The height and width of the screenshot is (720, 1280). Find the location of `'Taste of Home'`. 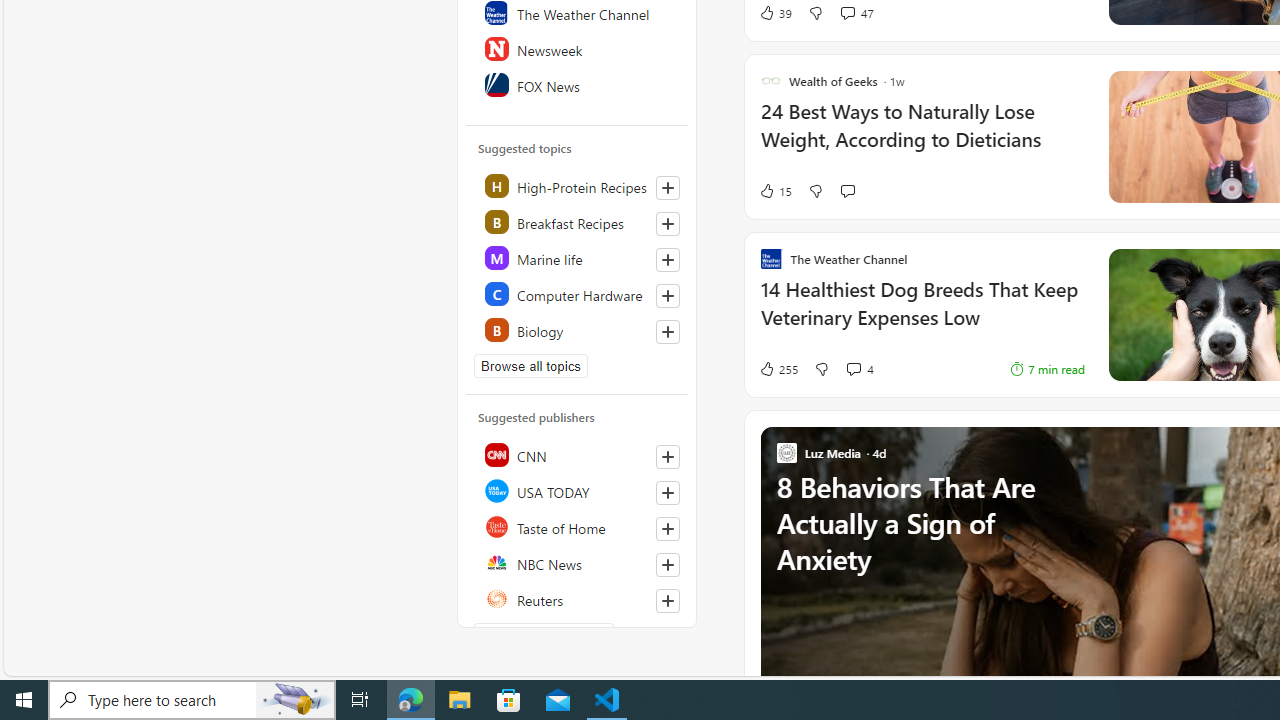

'Taste of Home' is located at coordinates (577, 526).